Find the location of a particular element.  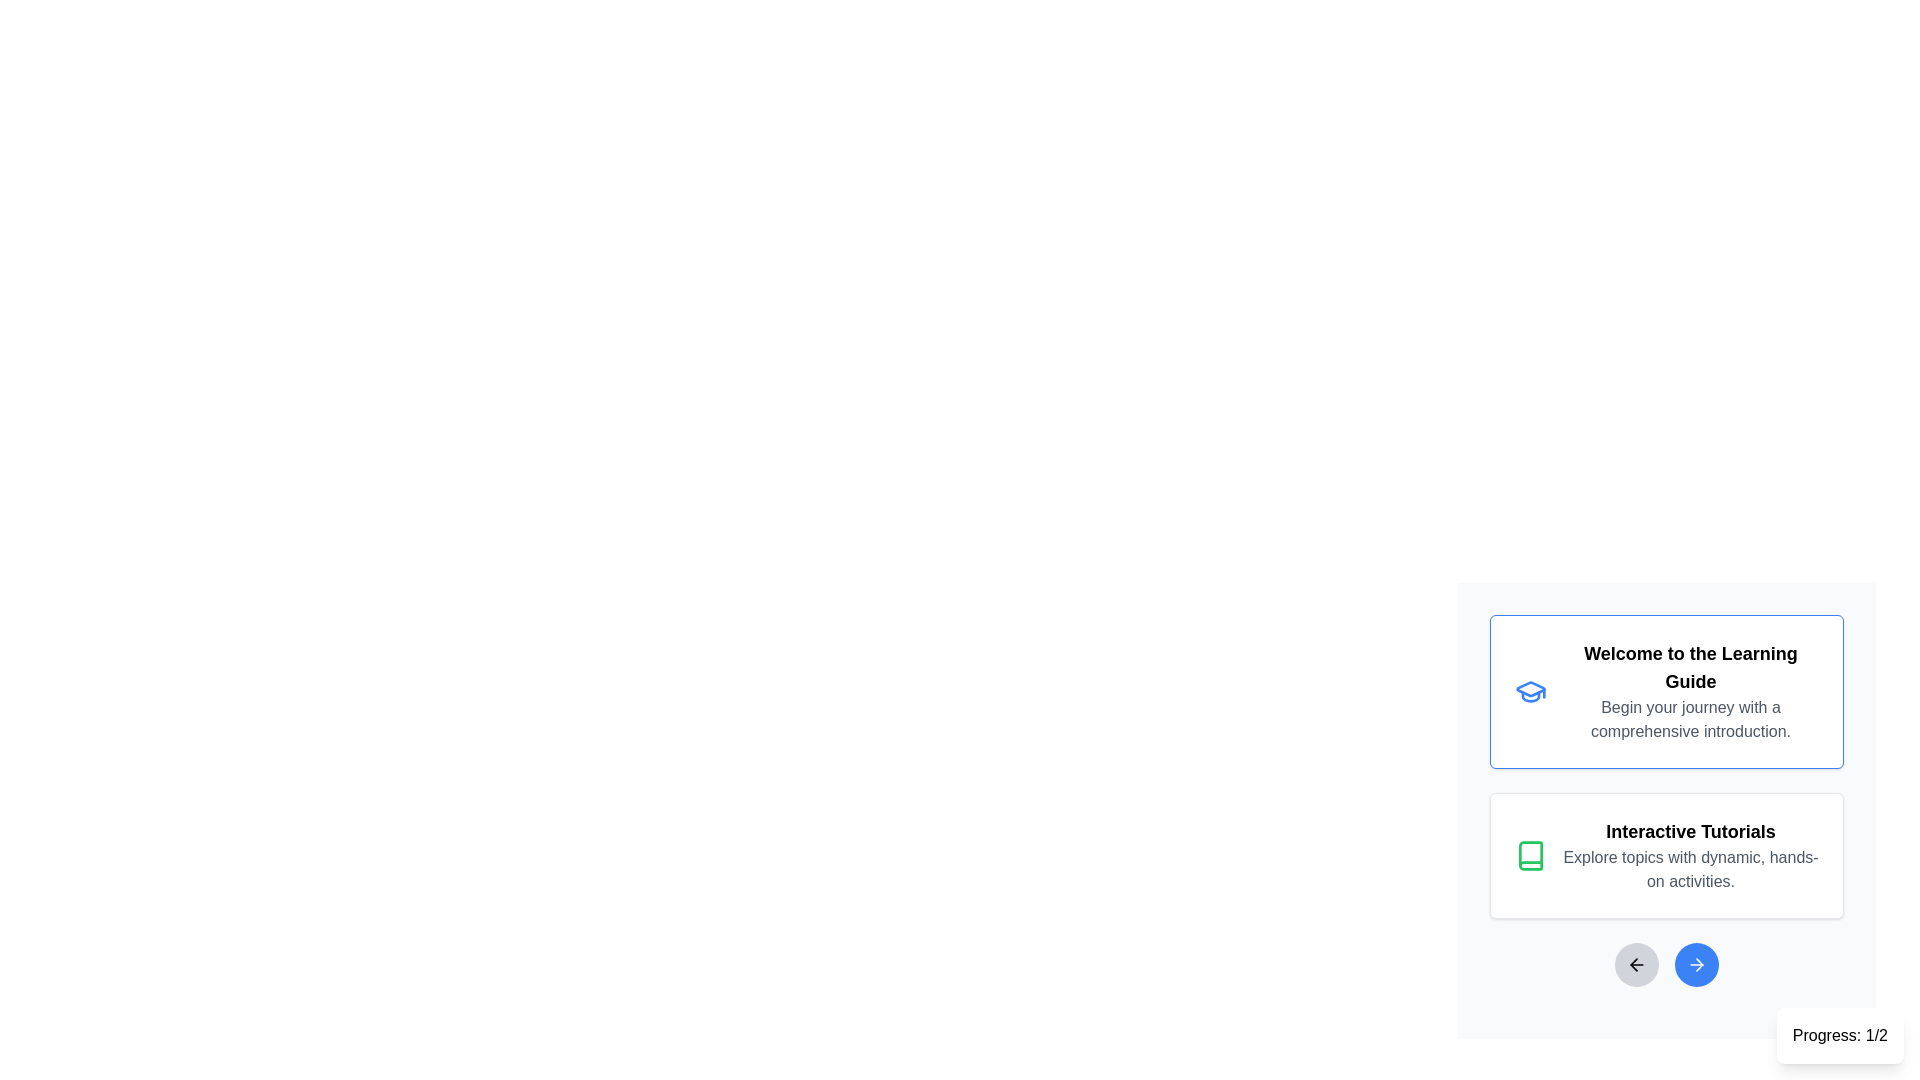

the circular blue button with a white right-pointing arrow to change its color, located at the bottom right corner of the interface is located at coordinates (1696, 963).